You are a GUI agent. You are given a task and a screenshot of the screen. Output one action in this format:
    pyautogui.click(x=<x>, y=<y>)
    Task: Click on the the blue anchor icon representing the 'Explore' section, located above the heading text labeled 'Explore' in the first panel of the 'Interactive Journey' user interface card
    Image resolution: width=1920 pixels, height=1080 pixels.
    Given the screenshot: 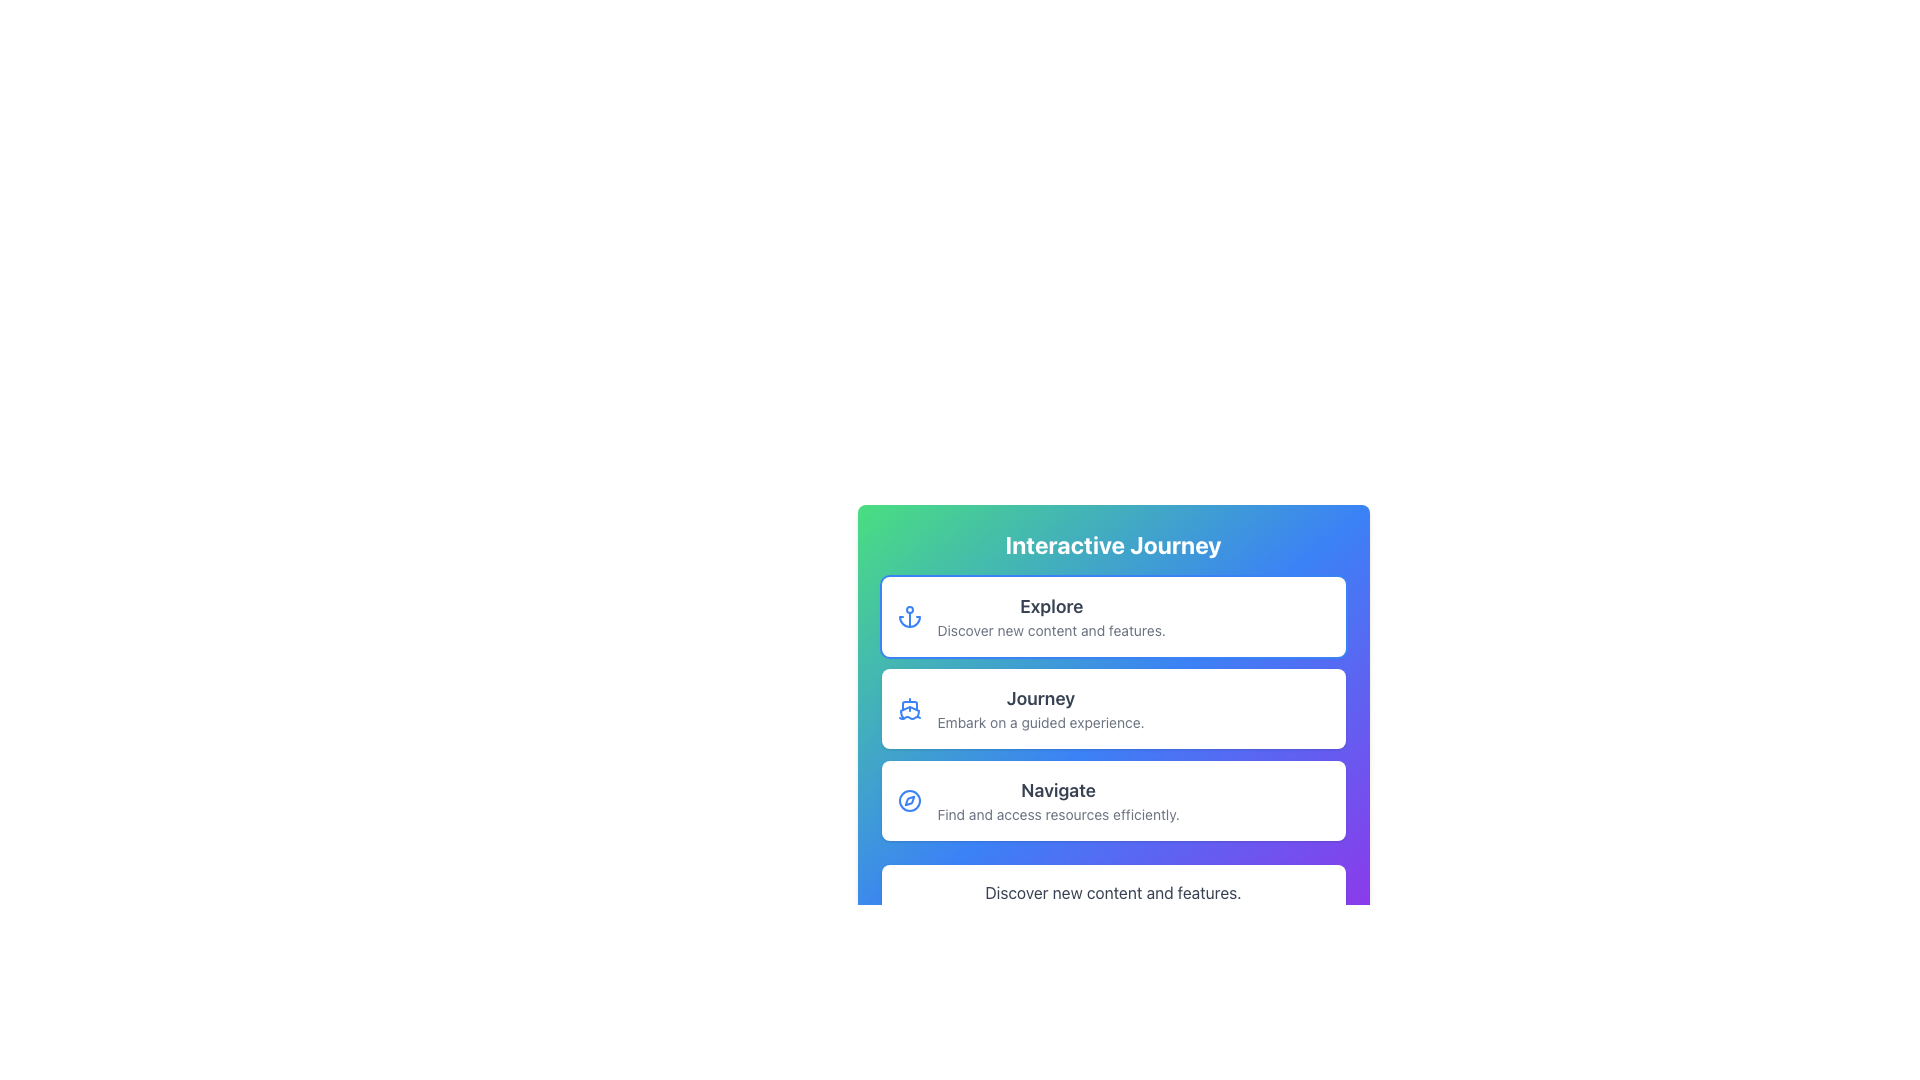 What is the action you would take?
    pyautogui.click(x=908, y=616)
    